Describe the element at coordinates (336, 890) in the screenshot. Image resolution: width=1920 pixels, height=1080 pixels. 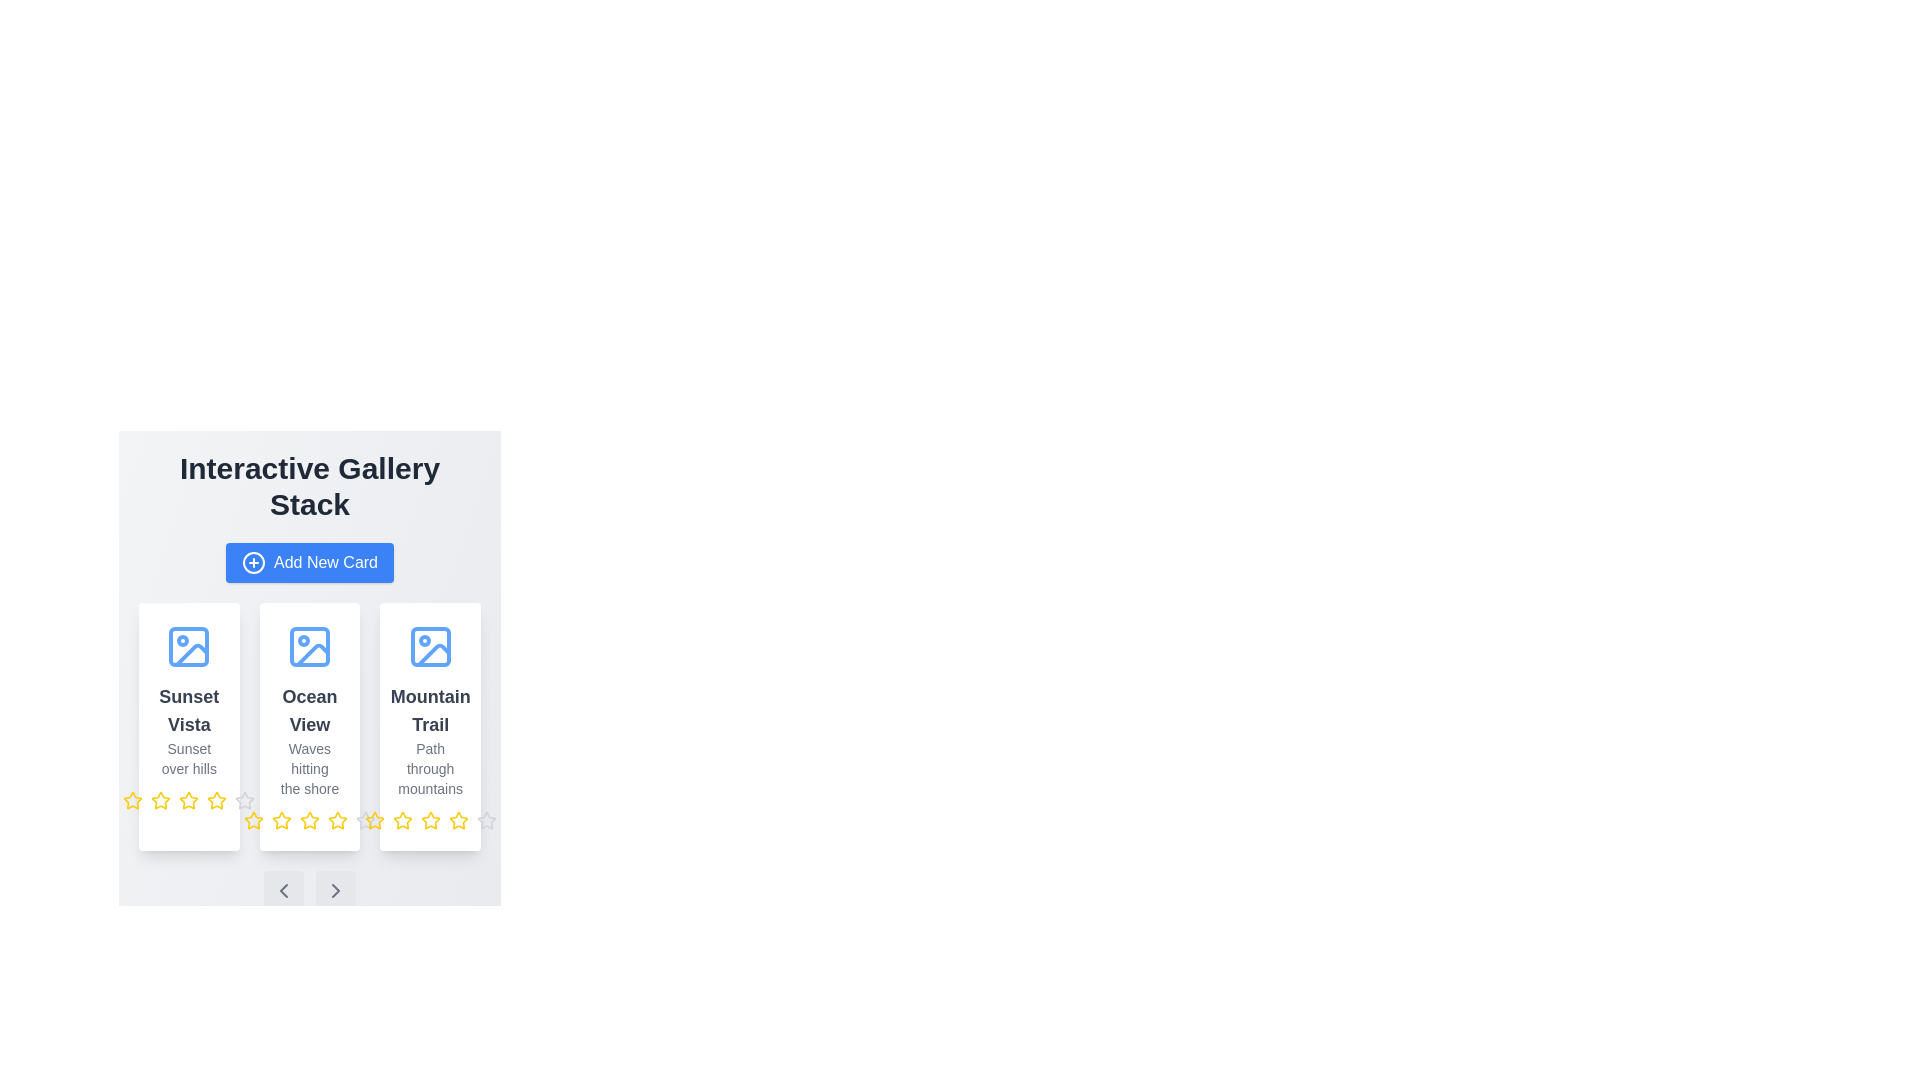
I see `the right-facing chevron arrow icon button, which is styled in gray and located at the bottom right of the navigation button section, to change its appearance` at that location.